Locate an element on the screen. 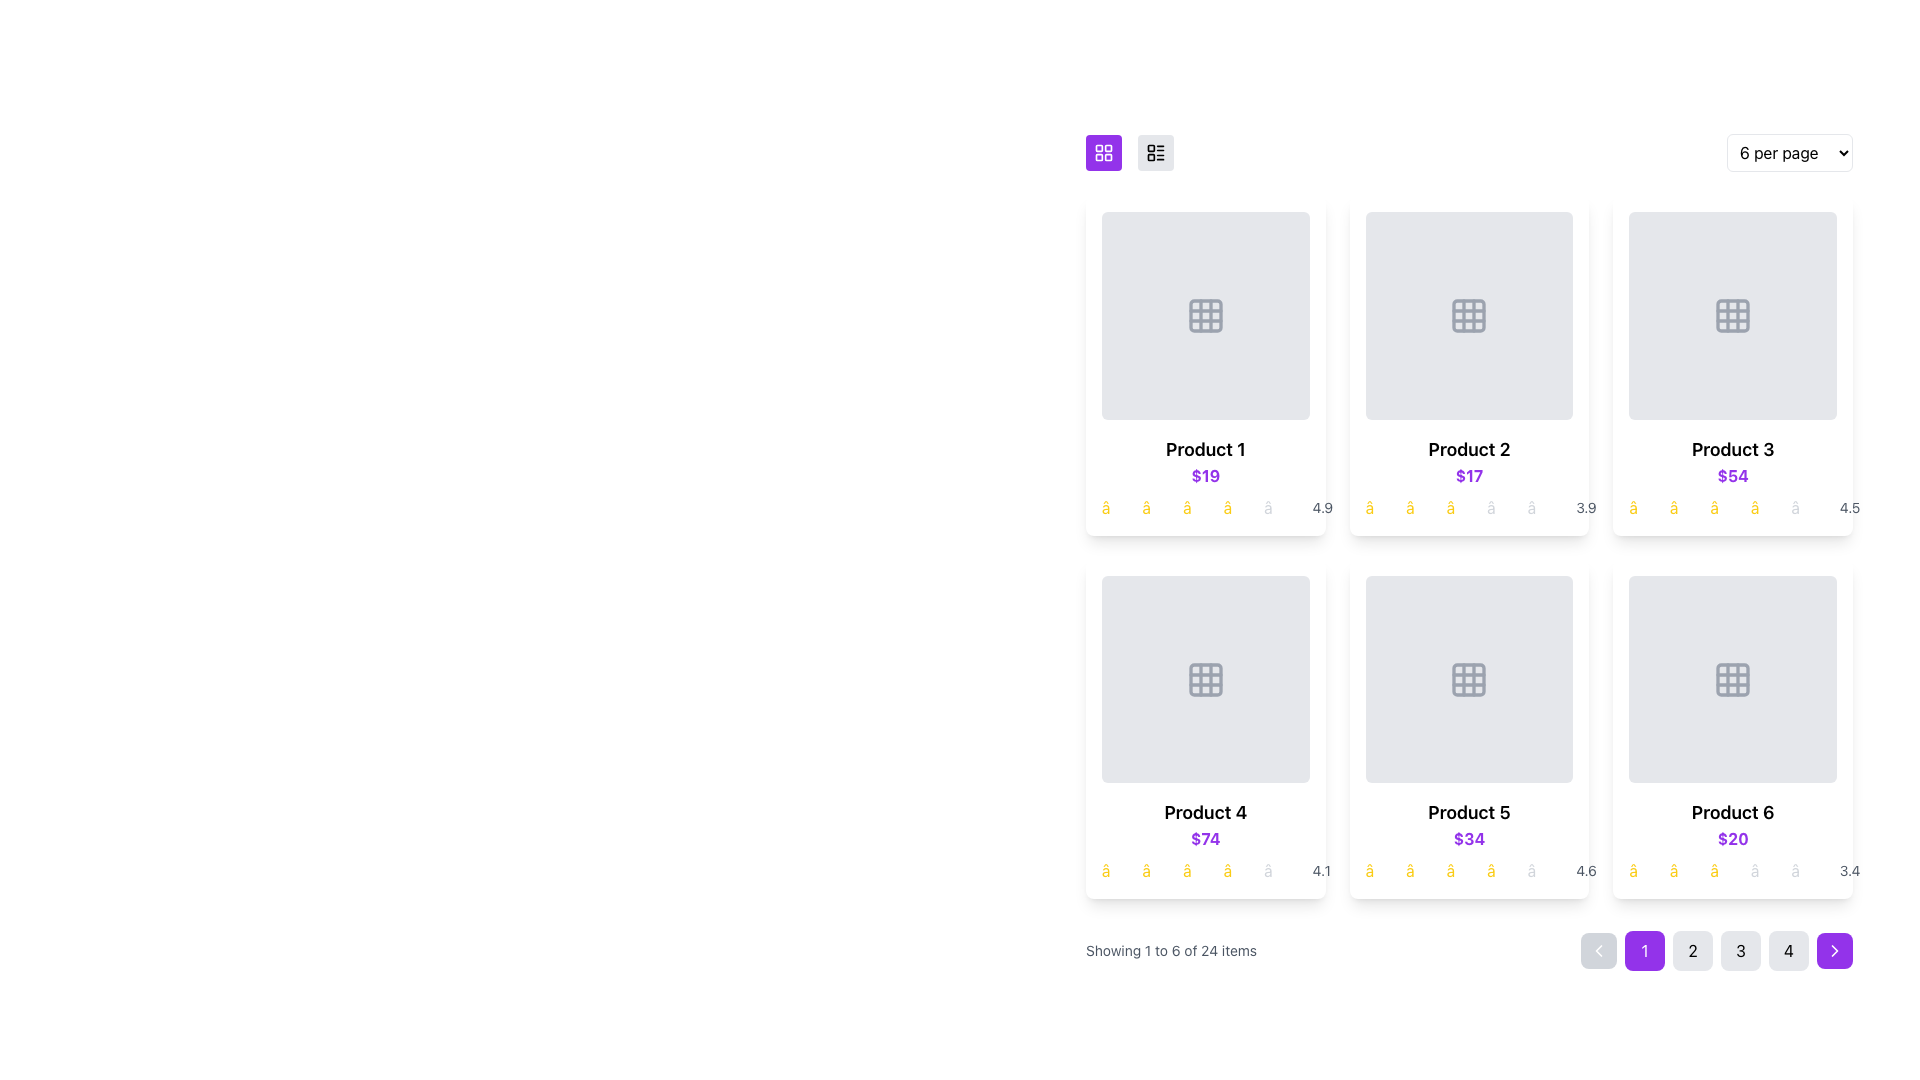 The height and width of the screenshot is (1080, 1920). the pagination arrows located at the bottom center of the grid section is located at coordinates (1469, 950).